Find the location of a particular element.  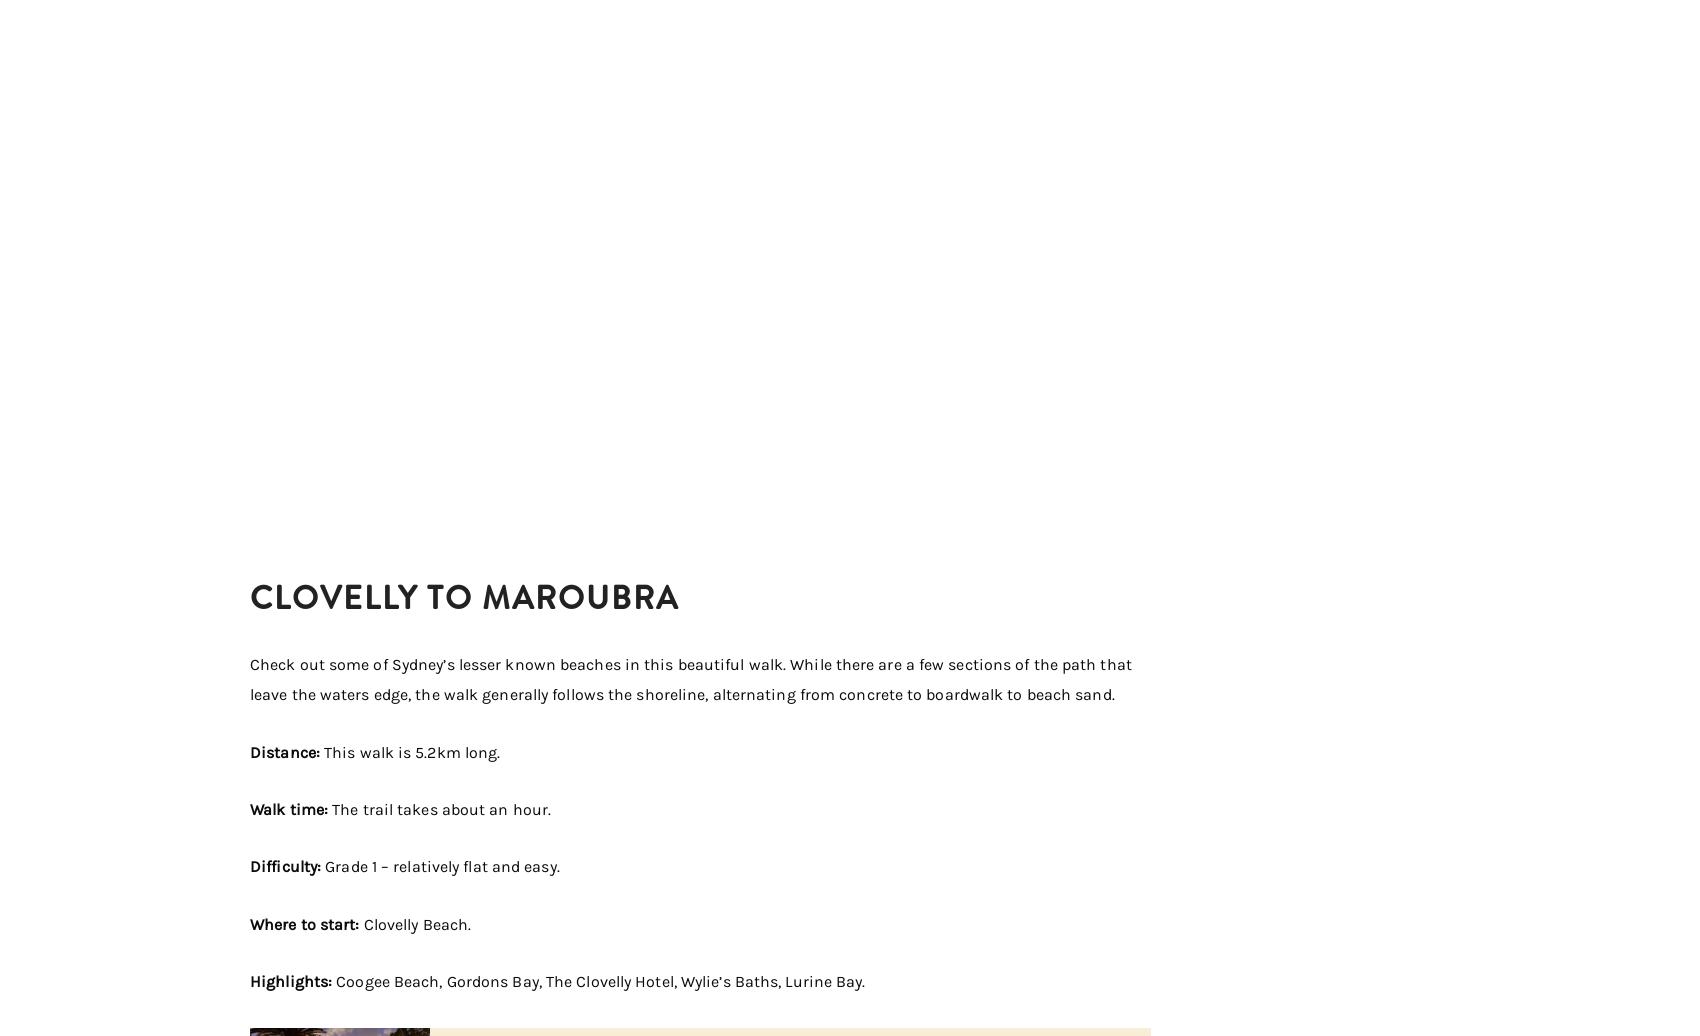

'Difficulty:' is located at coordinates (250, 866).